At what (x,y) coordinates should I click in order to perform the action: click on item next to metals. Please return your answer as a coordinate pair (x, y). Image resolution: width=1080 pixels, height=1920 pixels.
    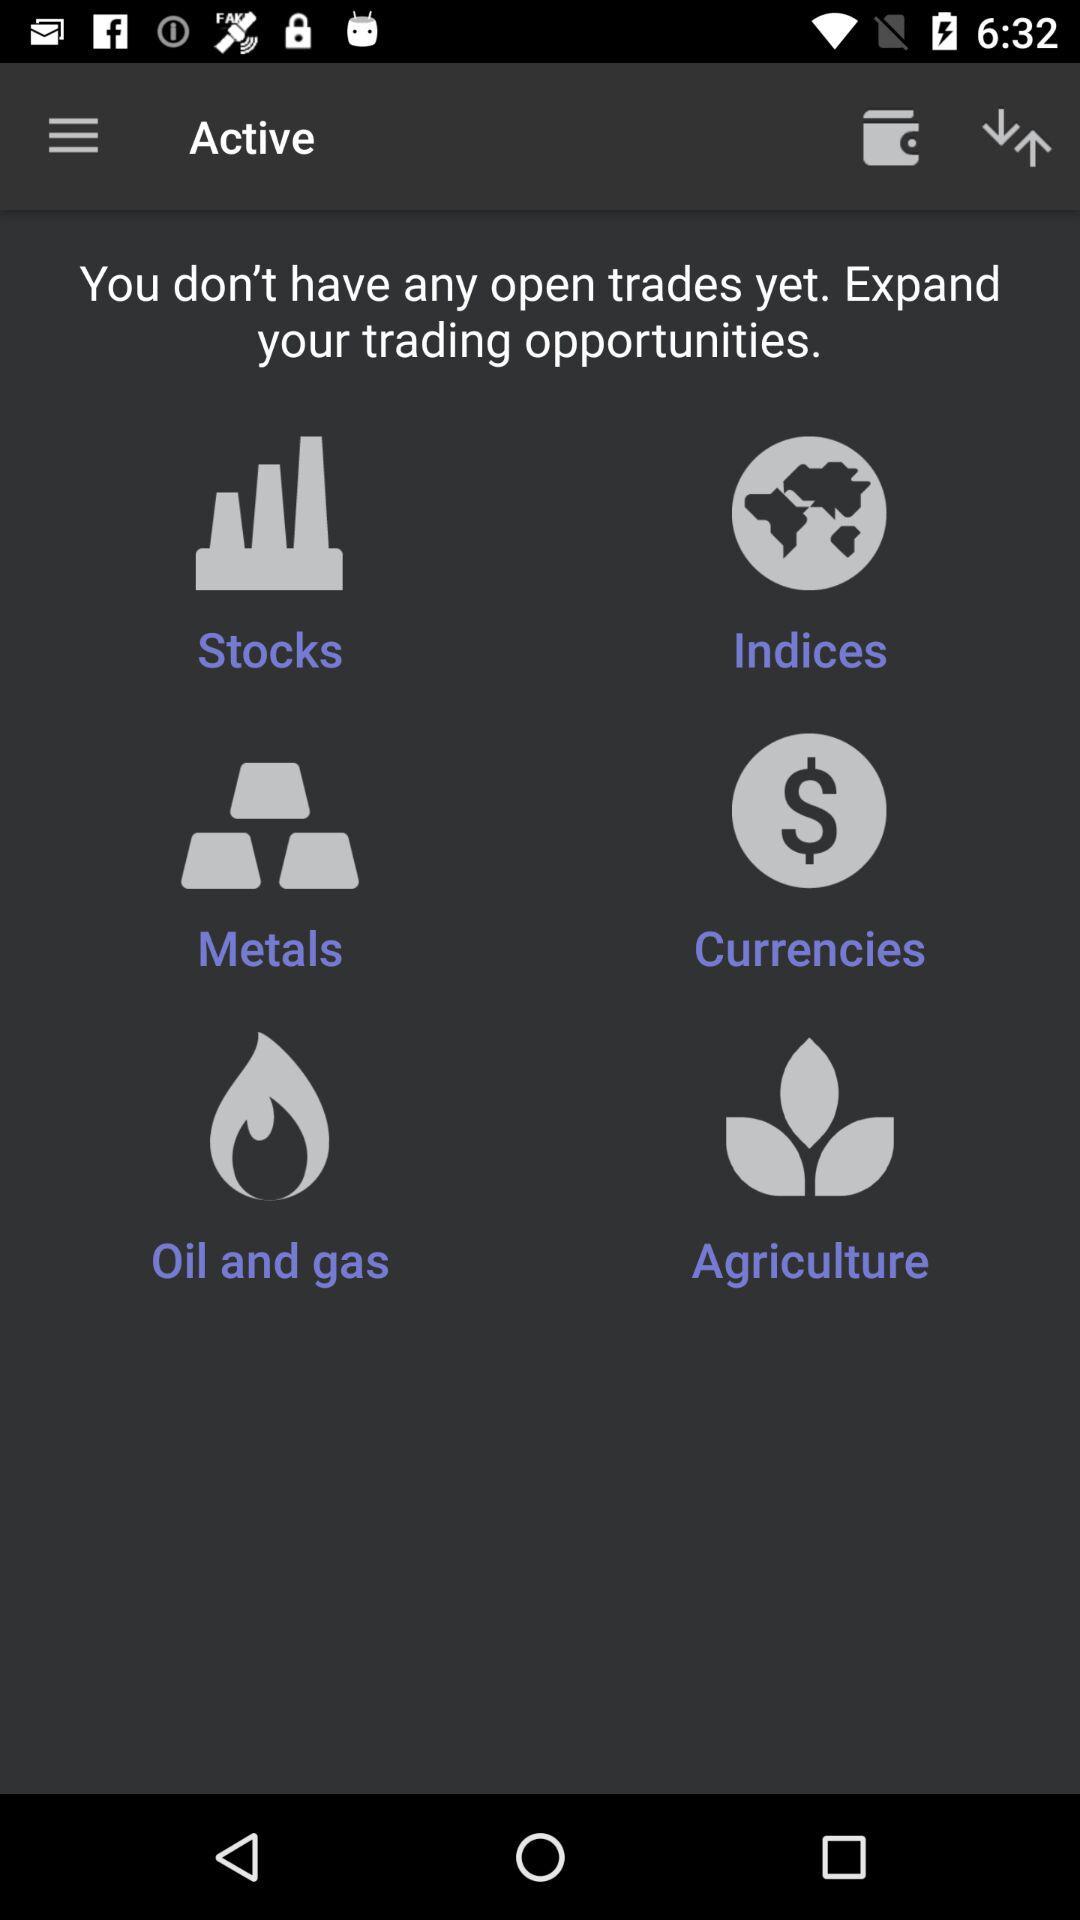
    Looking at the image, I should click on (810, 1162).